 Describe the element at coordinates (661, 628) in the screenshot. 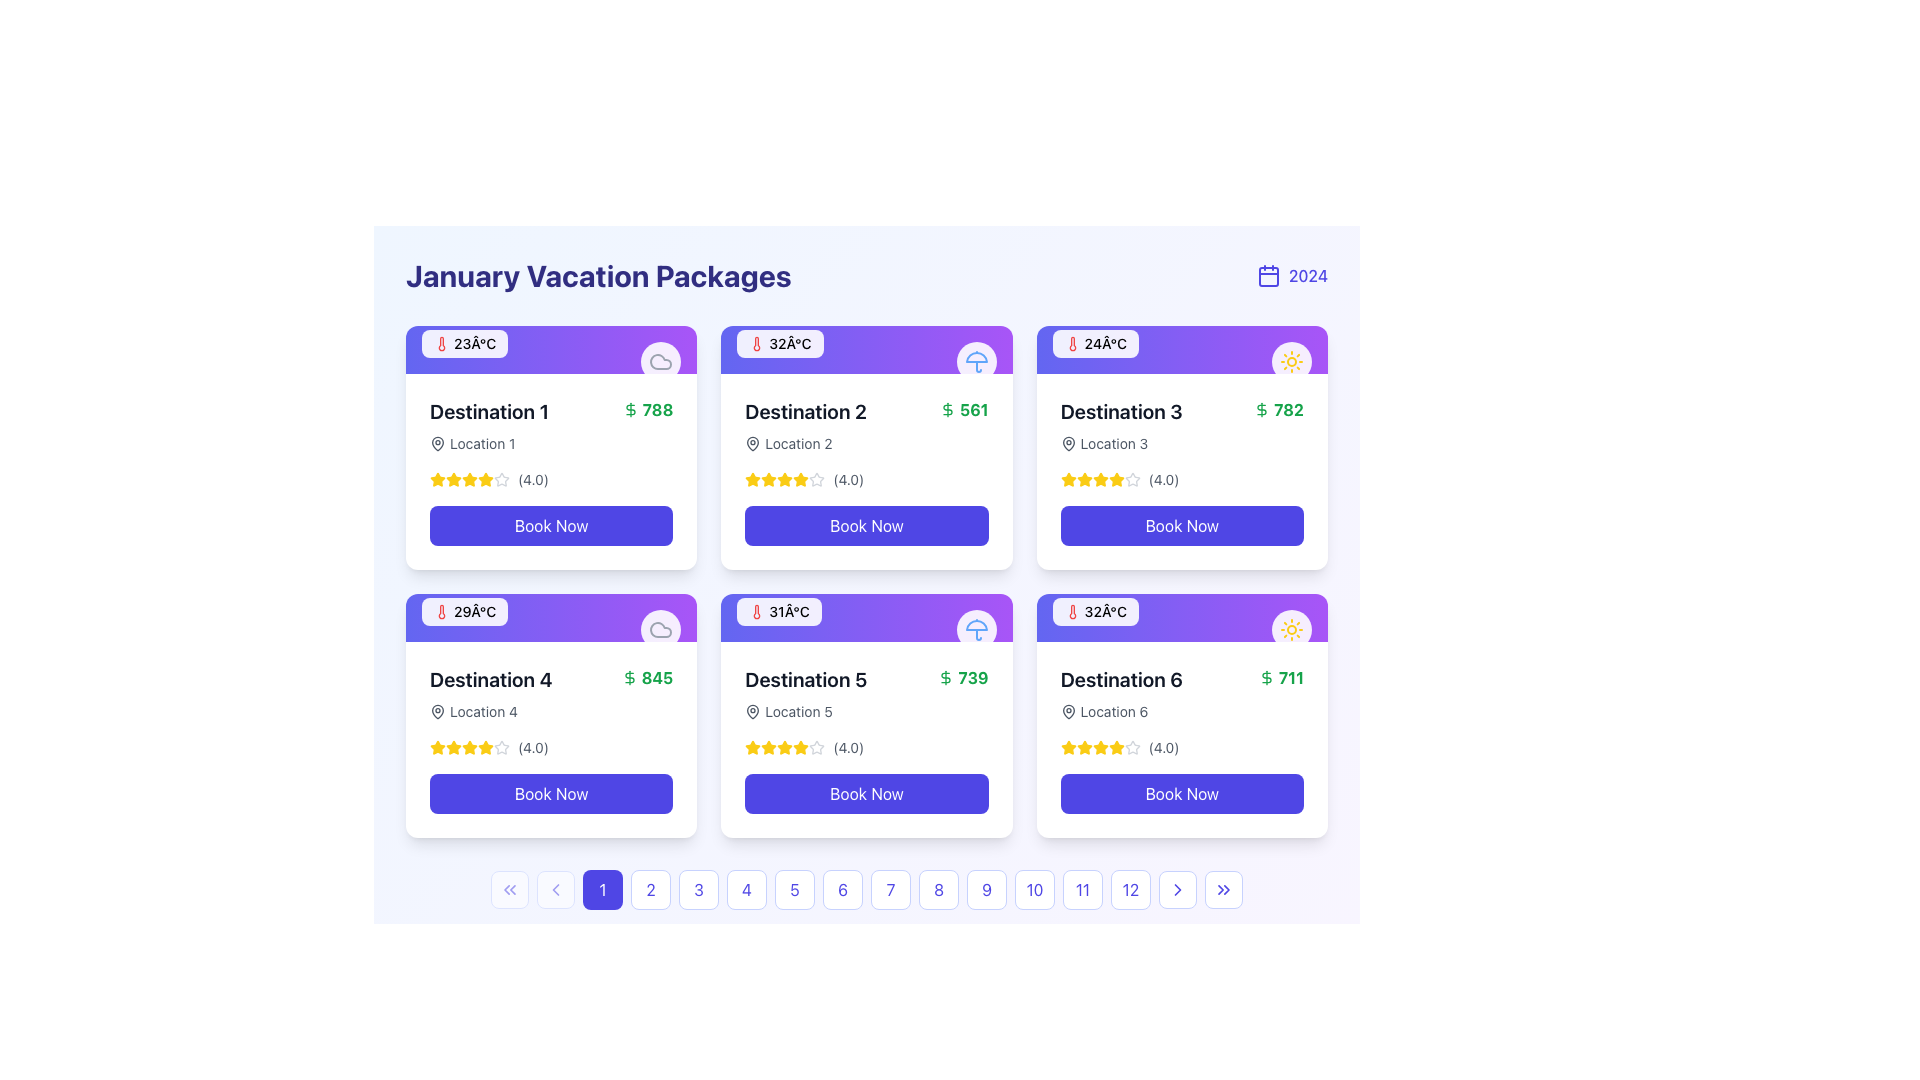

I see `the small white circular icon with a gray cloud illustration located in the top-right corner of the second row and first column card in the grid layout, positioned near the top edge inside a purple header section` at that location.